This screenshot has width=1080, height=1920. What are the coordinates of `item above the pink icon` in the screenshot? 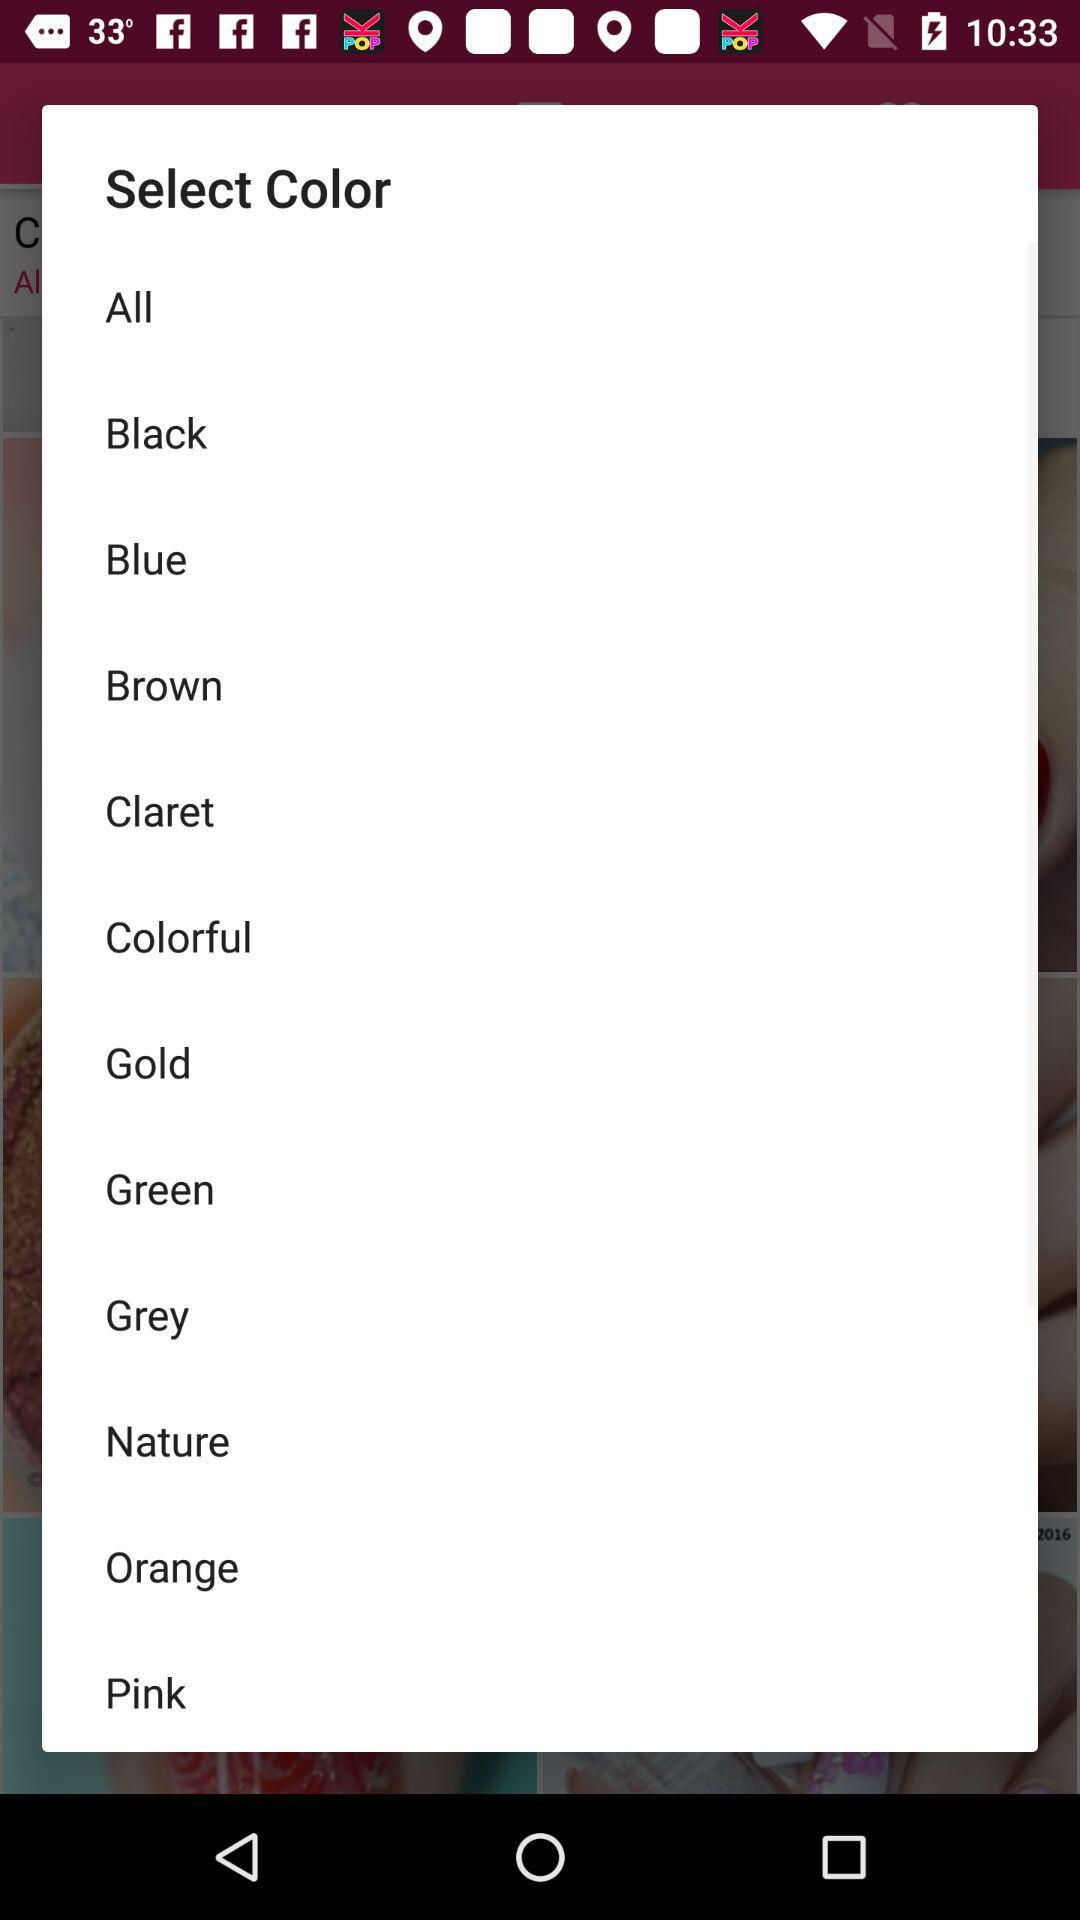 It's located at (540, 1564).